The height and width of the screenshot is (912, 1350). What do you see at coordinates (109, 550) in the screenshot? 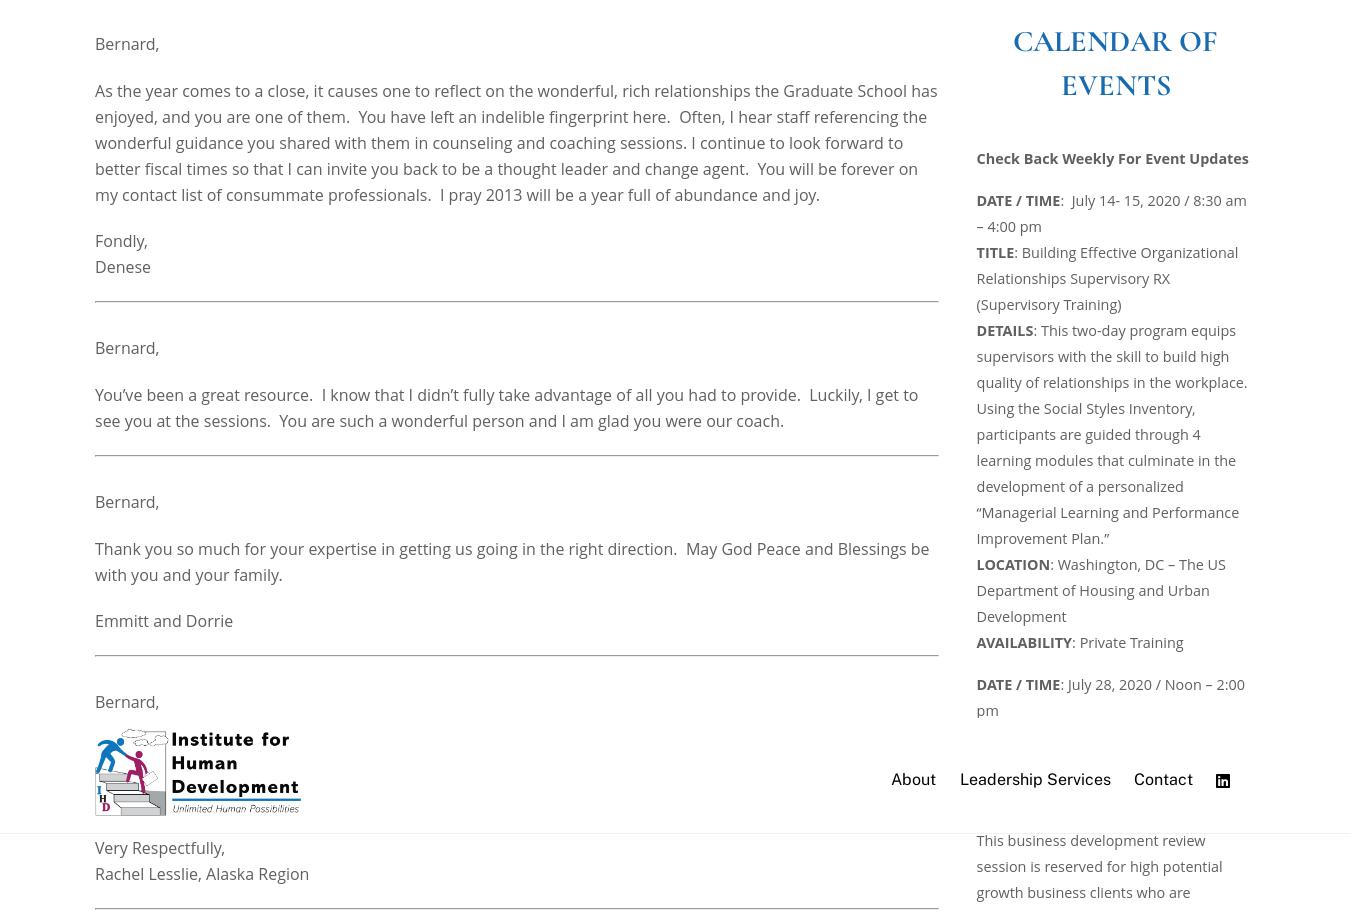
I see `'Joey'` at bounding box center [109, 550].